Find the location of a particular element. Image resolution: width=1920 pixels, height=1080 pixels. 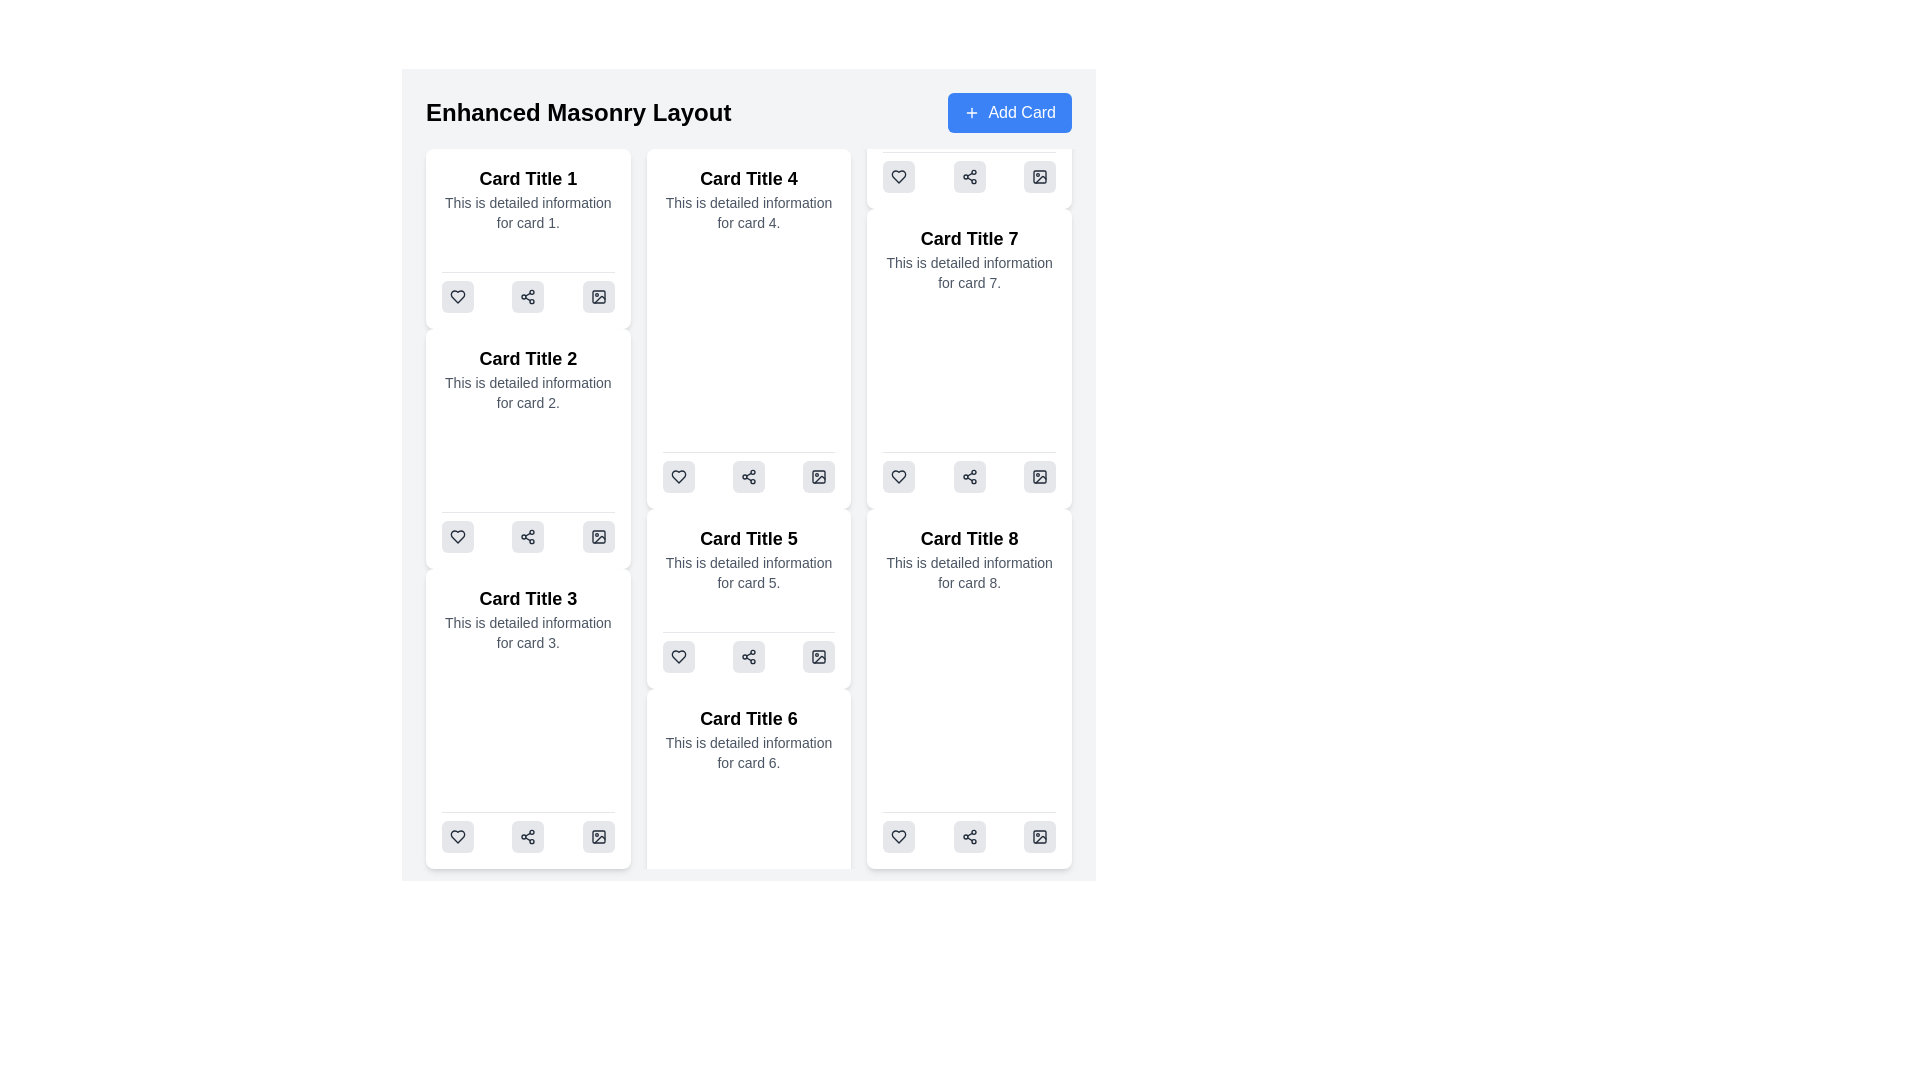

the share icon button, which resembles three connected circles forming a triangular arrangement, located within 'Card Title 5' as the middle button of three icons beneath the card text is located at coordinates (747, 477).